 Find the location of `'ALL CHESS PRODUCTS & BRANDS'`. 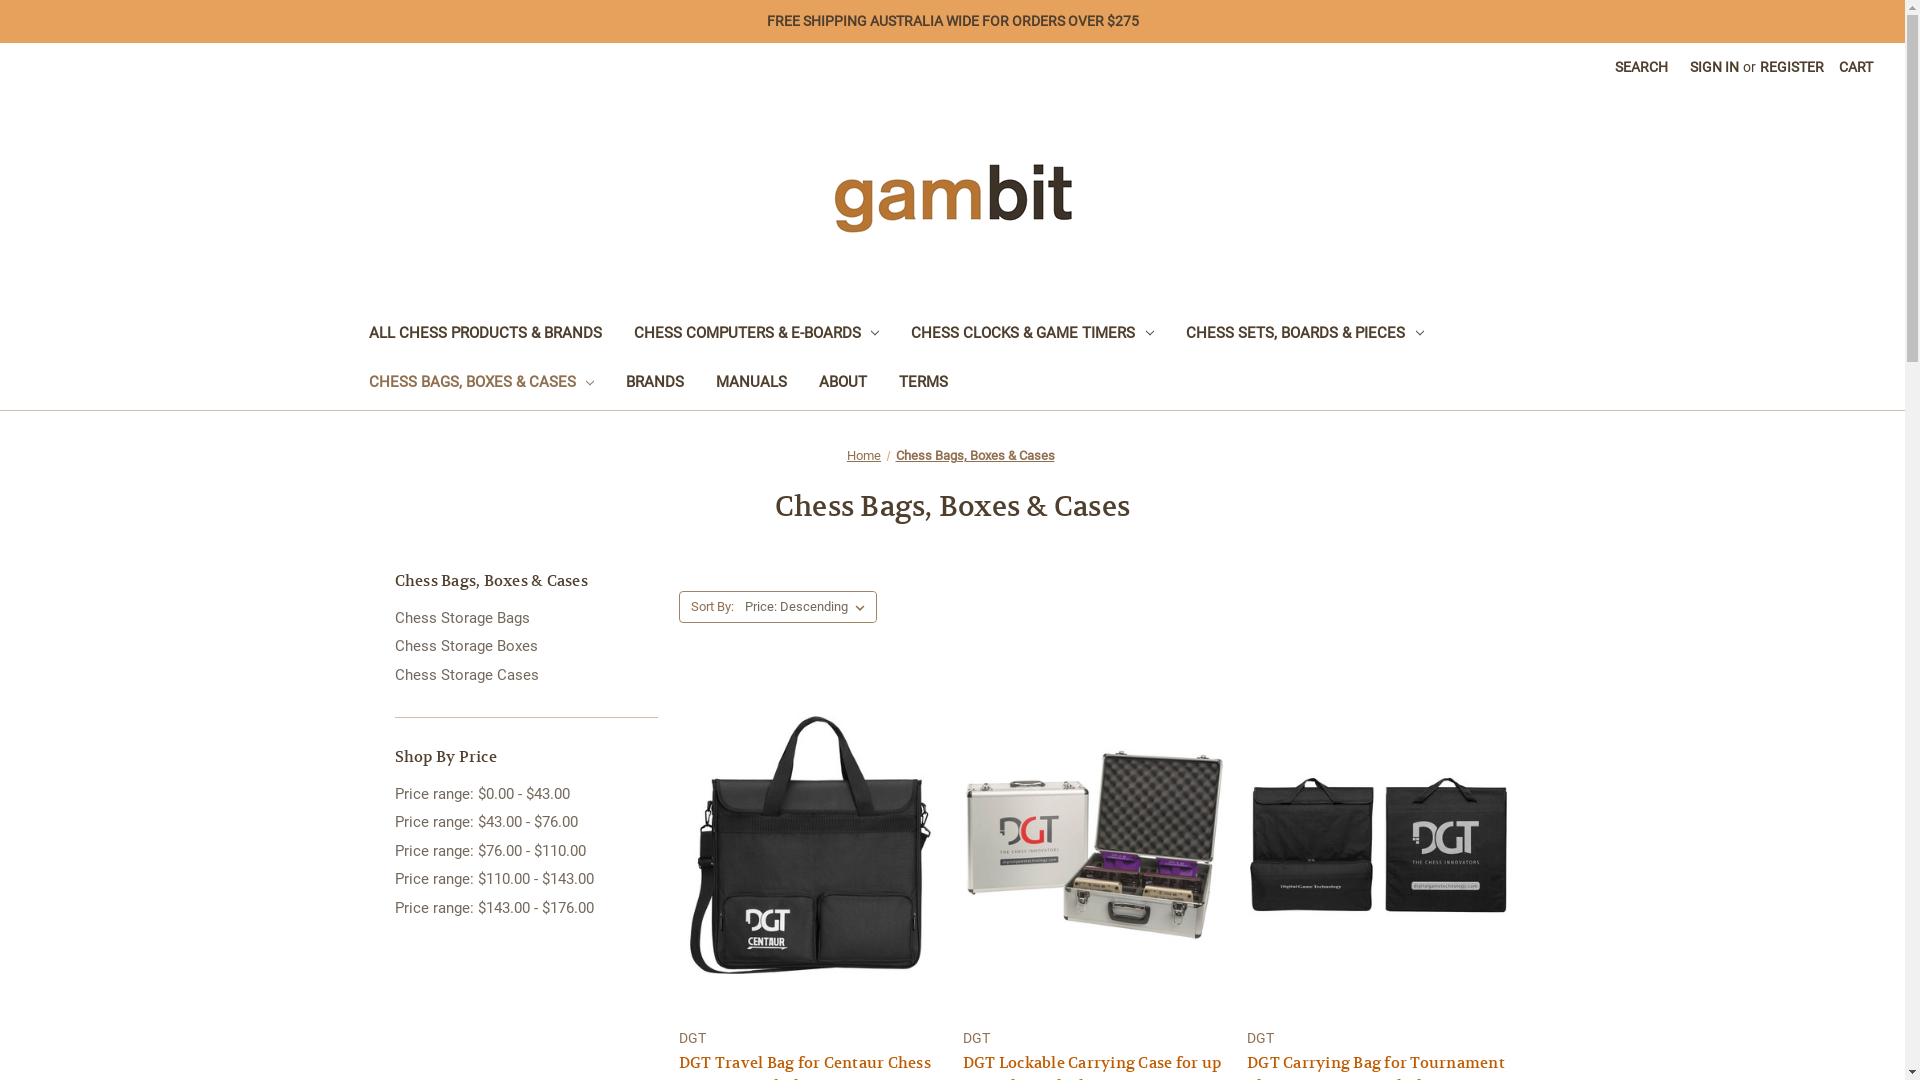

'ALL CHESS PRODUCTS & BRANDS' is located at coordinates (484, 334).